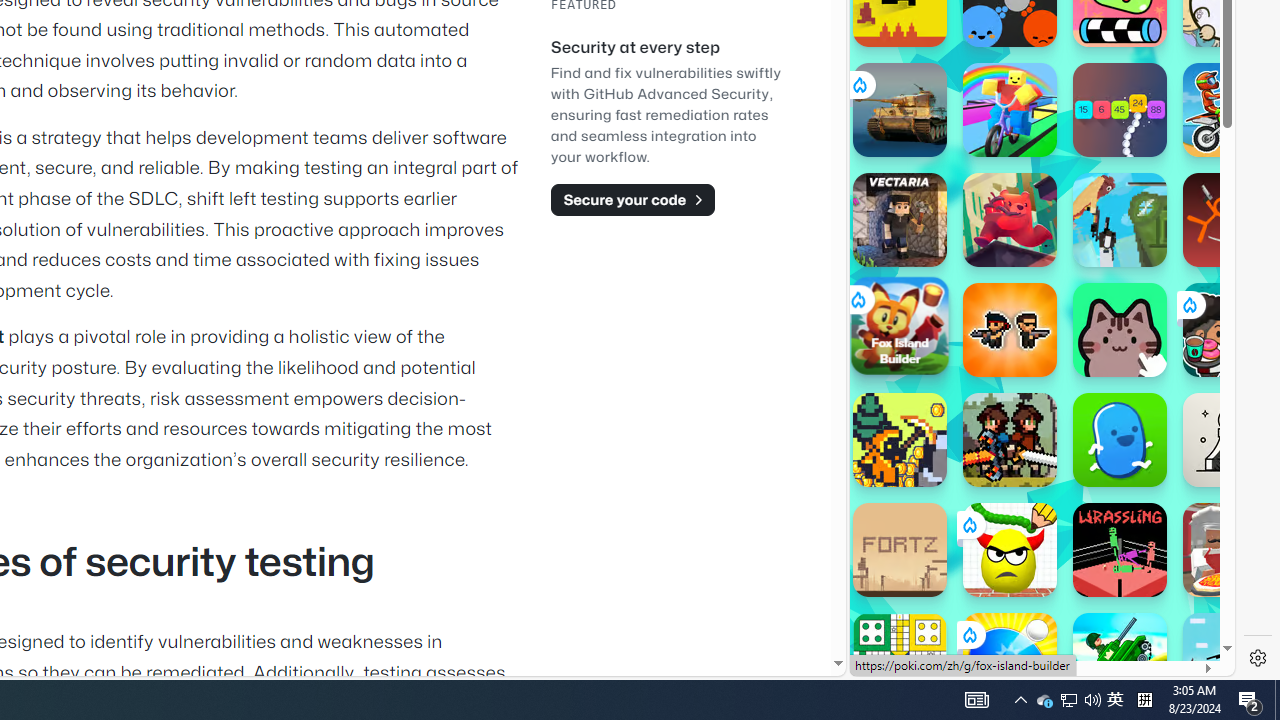 This screenshot has width=1280, height=720. Describe the element at coordinates (1229, 110) in the screenshot. I see `'Moto X3M'` at that location.